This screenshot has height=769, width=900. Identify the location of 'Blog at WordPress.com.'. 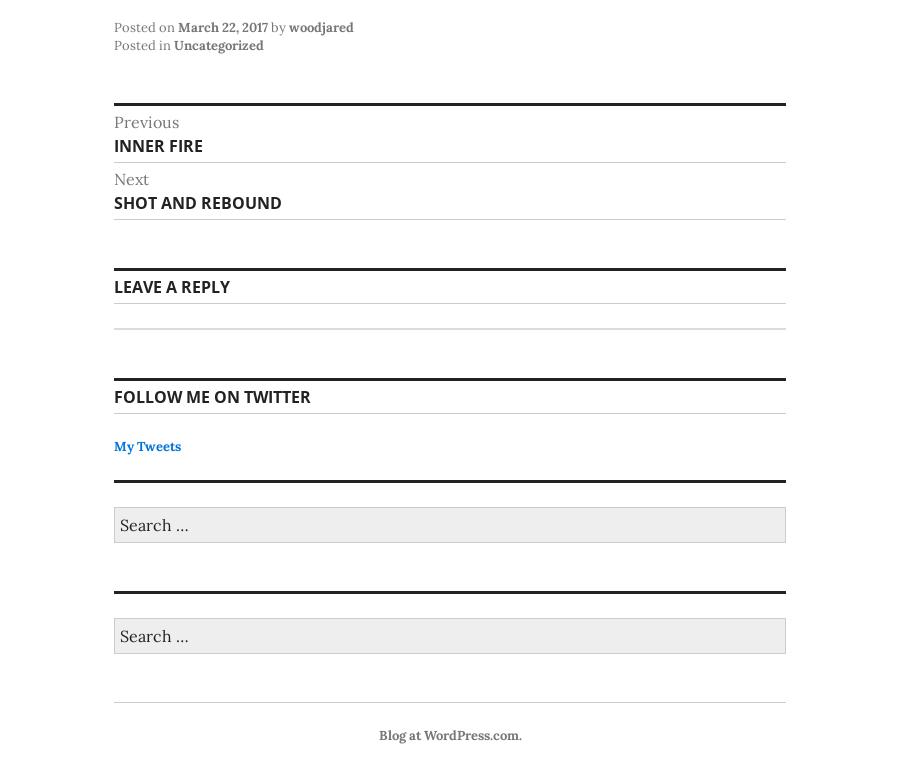
(378, 734).